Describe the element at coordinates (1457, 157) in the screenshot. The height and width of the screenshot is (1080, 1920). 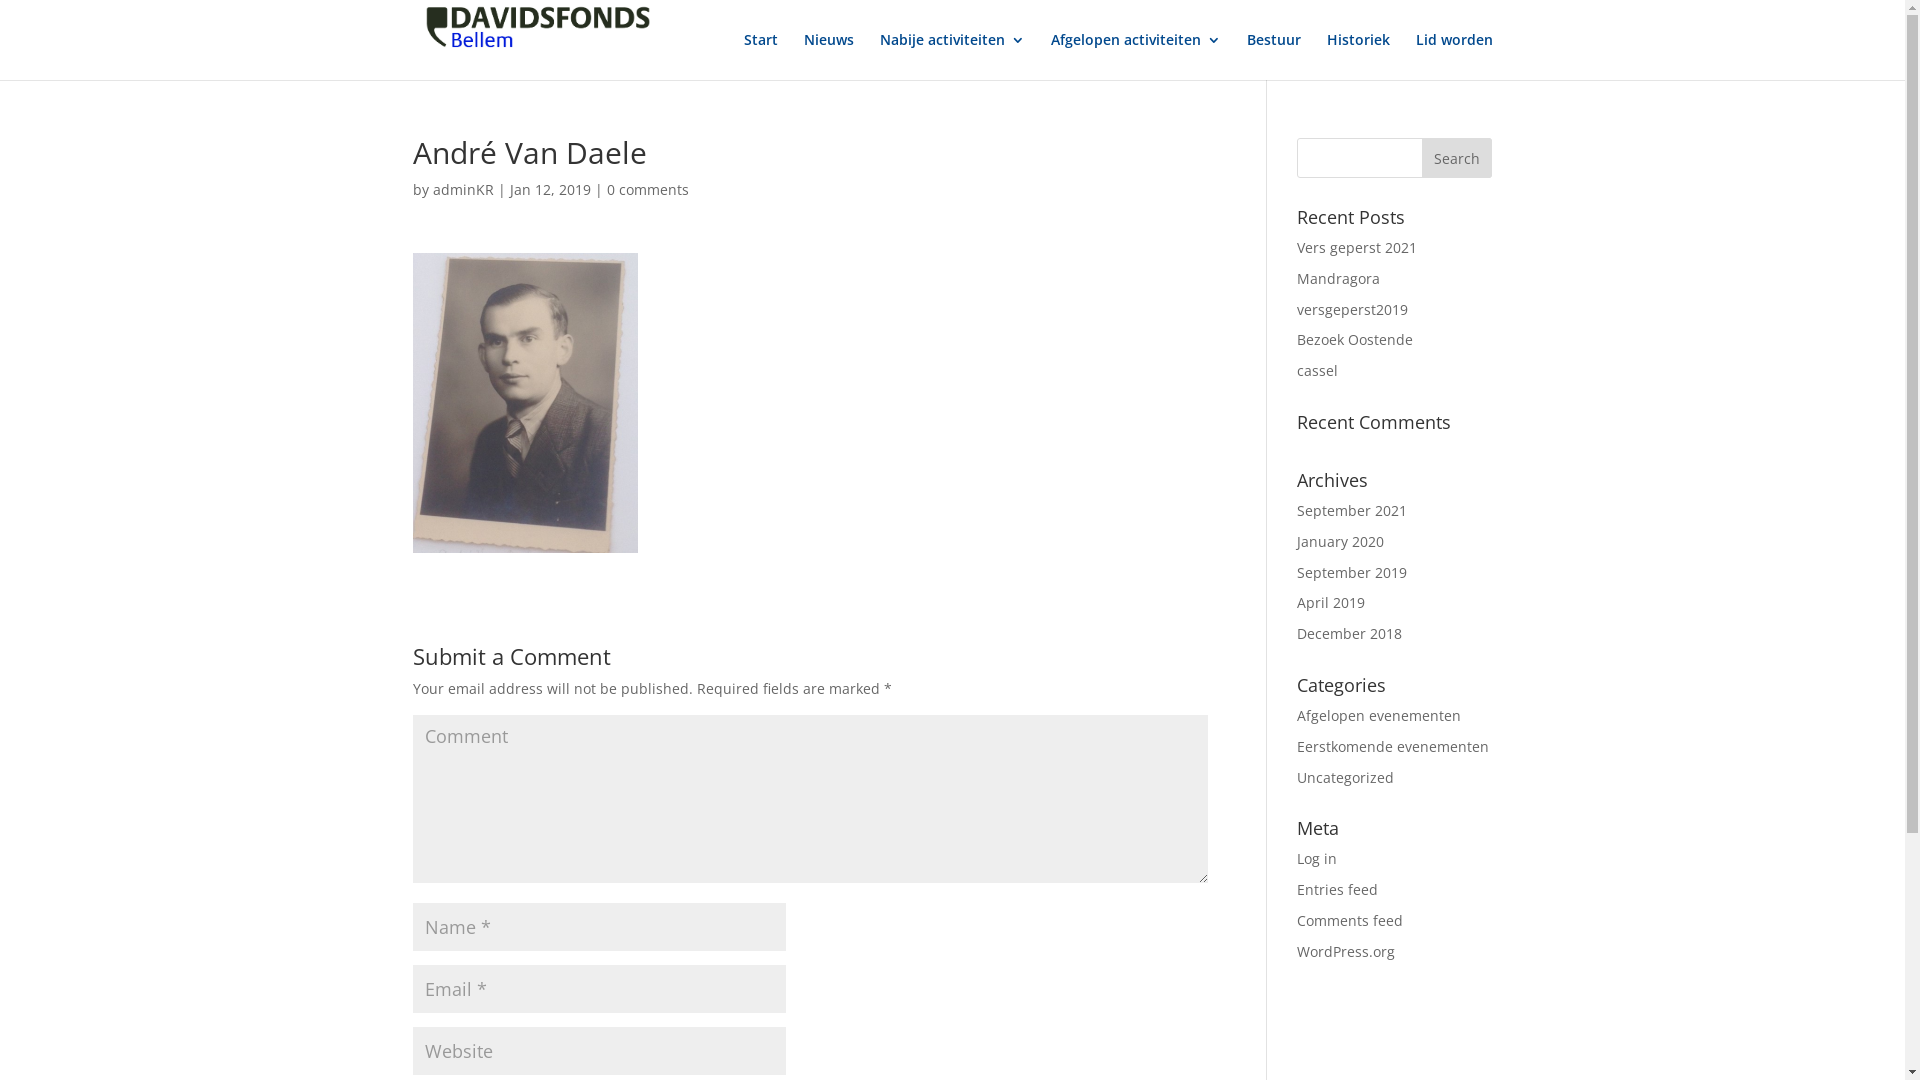
I see `'Search'` at that location.